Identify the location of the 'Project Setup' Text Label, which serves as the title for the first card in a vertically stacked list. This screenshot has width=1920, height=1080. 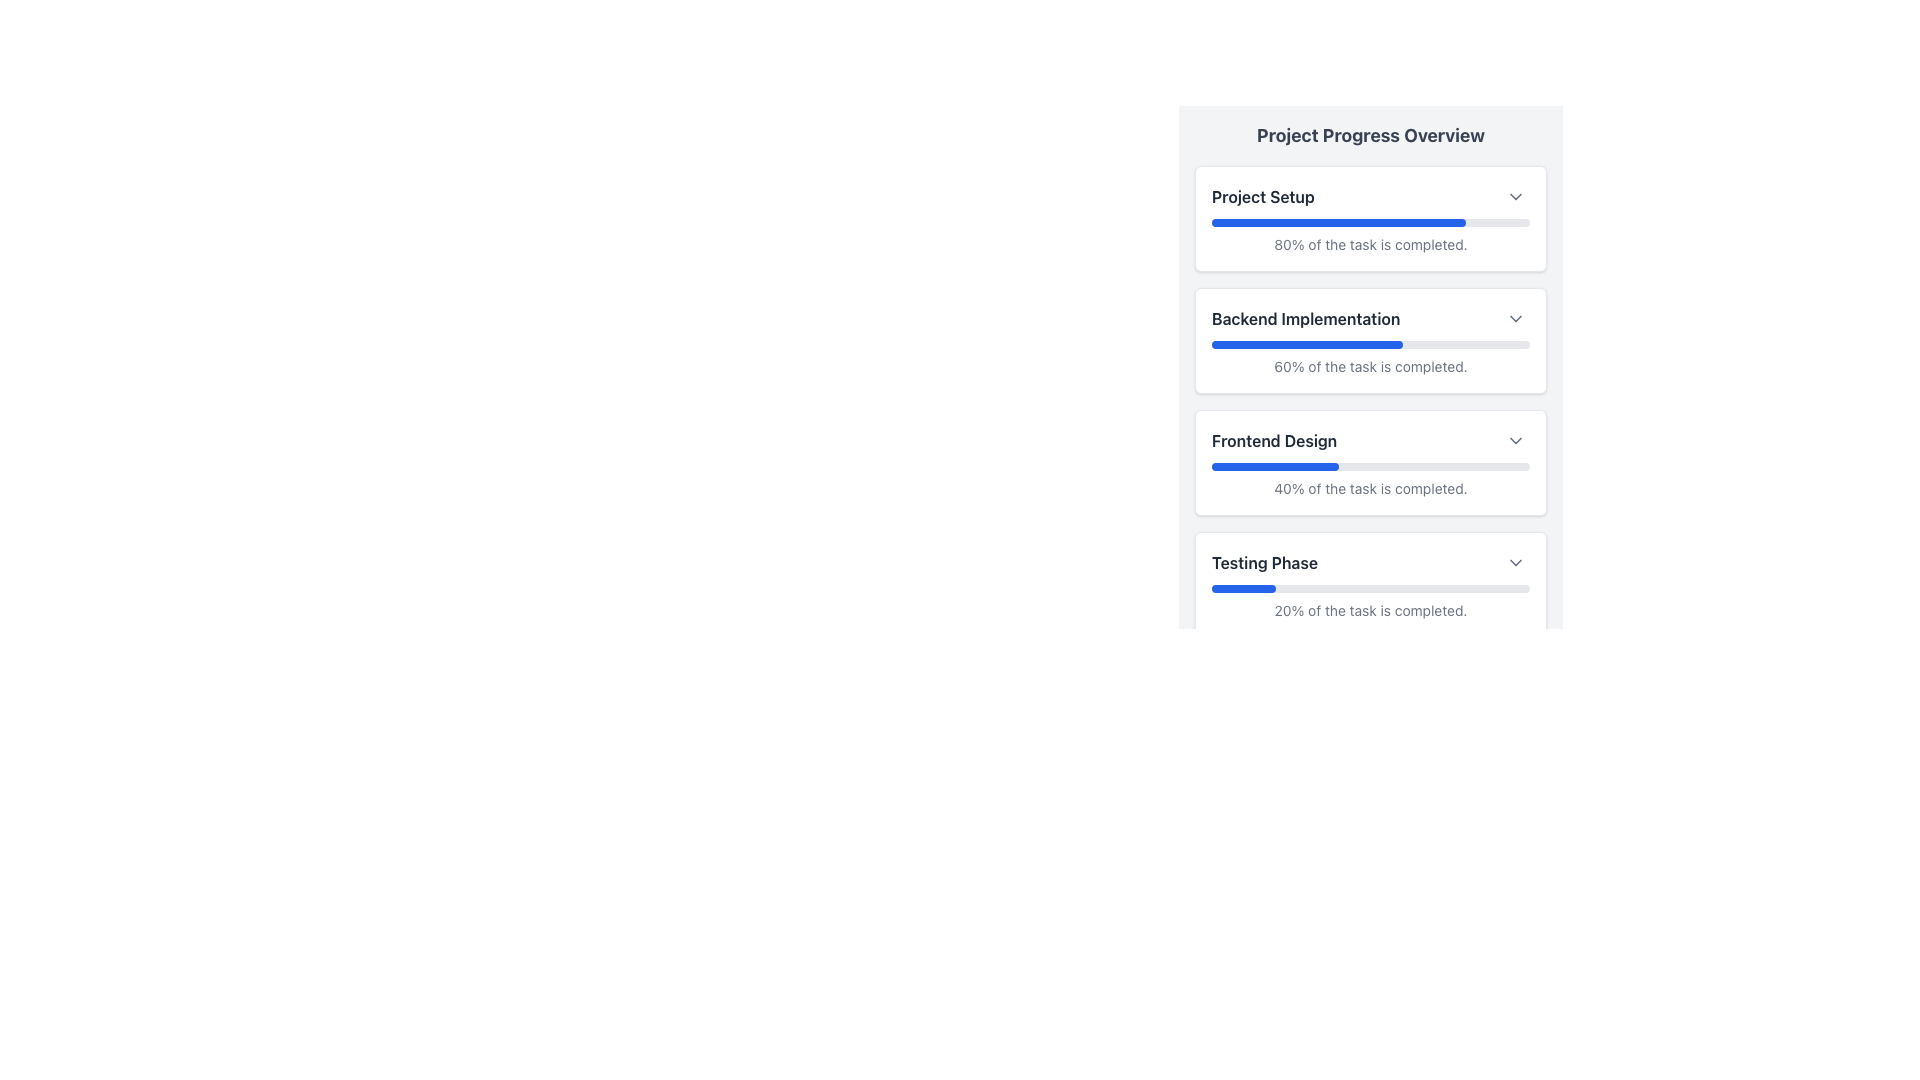
(1262, 196).